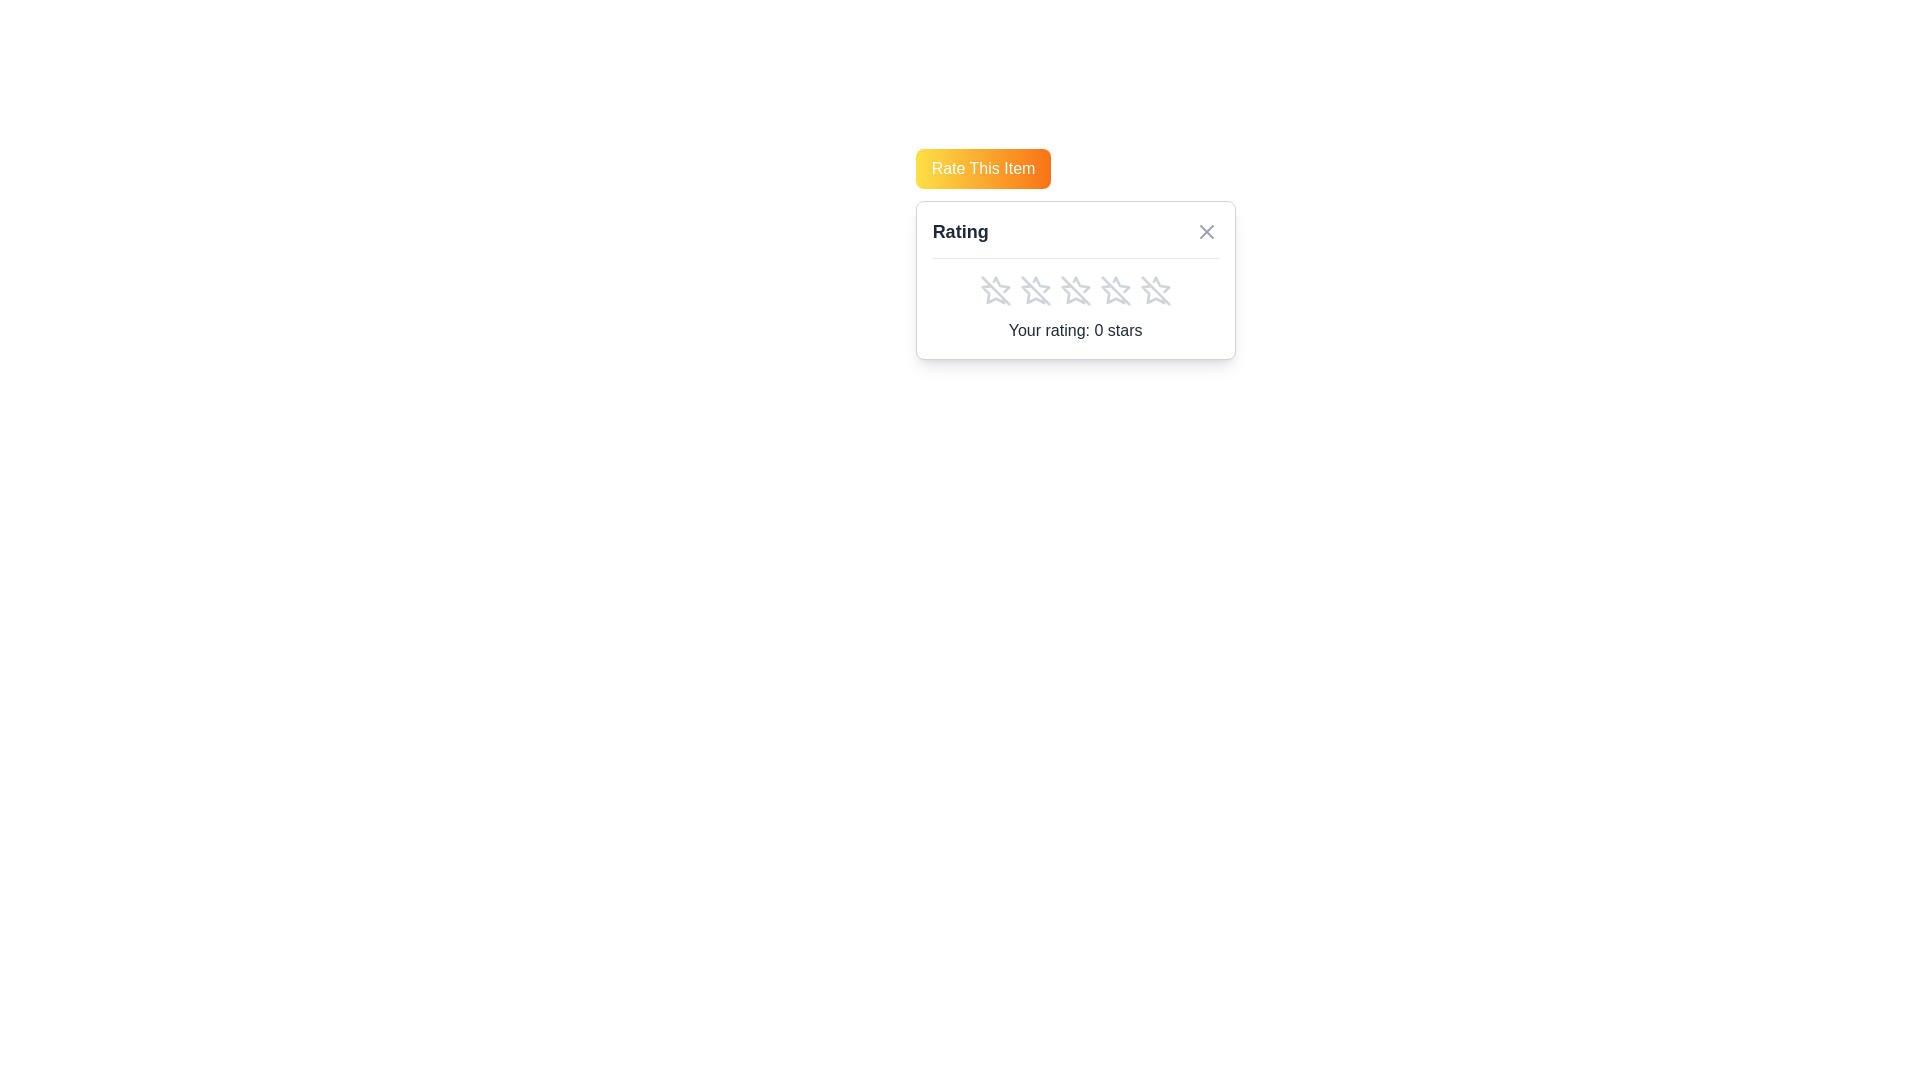  Describe the element at coordinates (1121, 284) in the screenshot. I see `the fourth star in the five-star rating system located in the center of the 'Rating' dialog box to rate at this level` at that location.